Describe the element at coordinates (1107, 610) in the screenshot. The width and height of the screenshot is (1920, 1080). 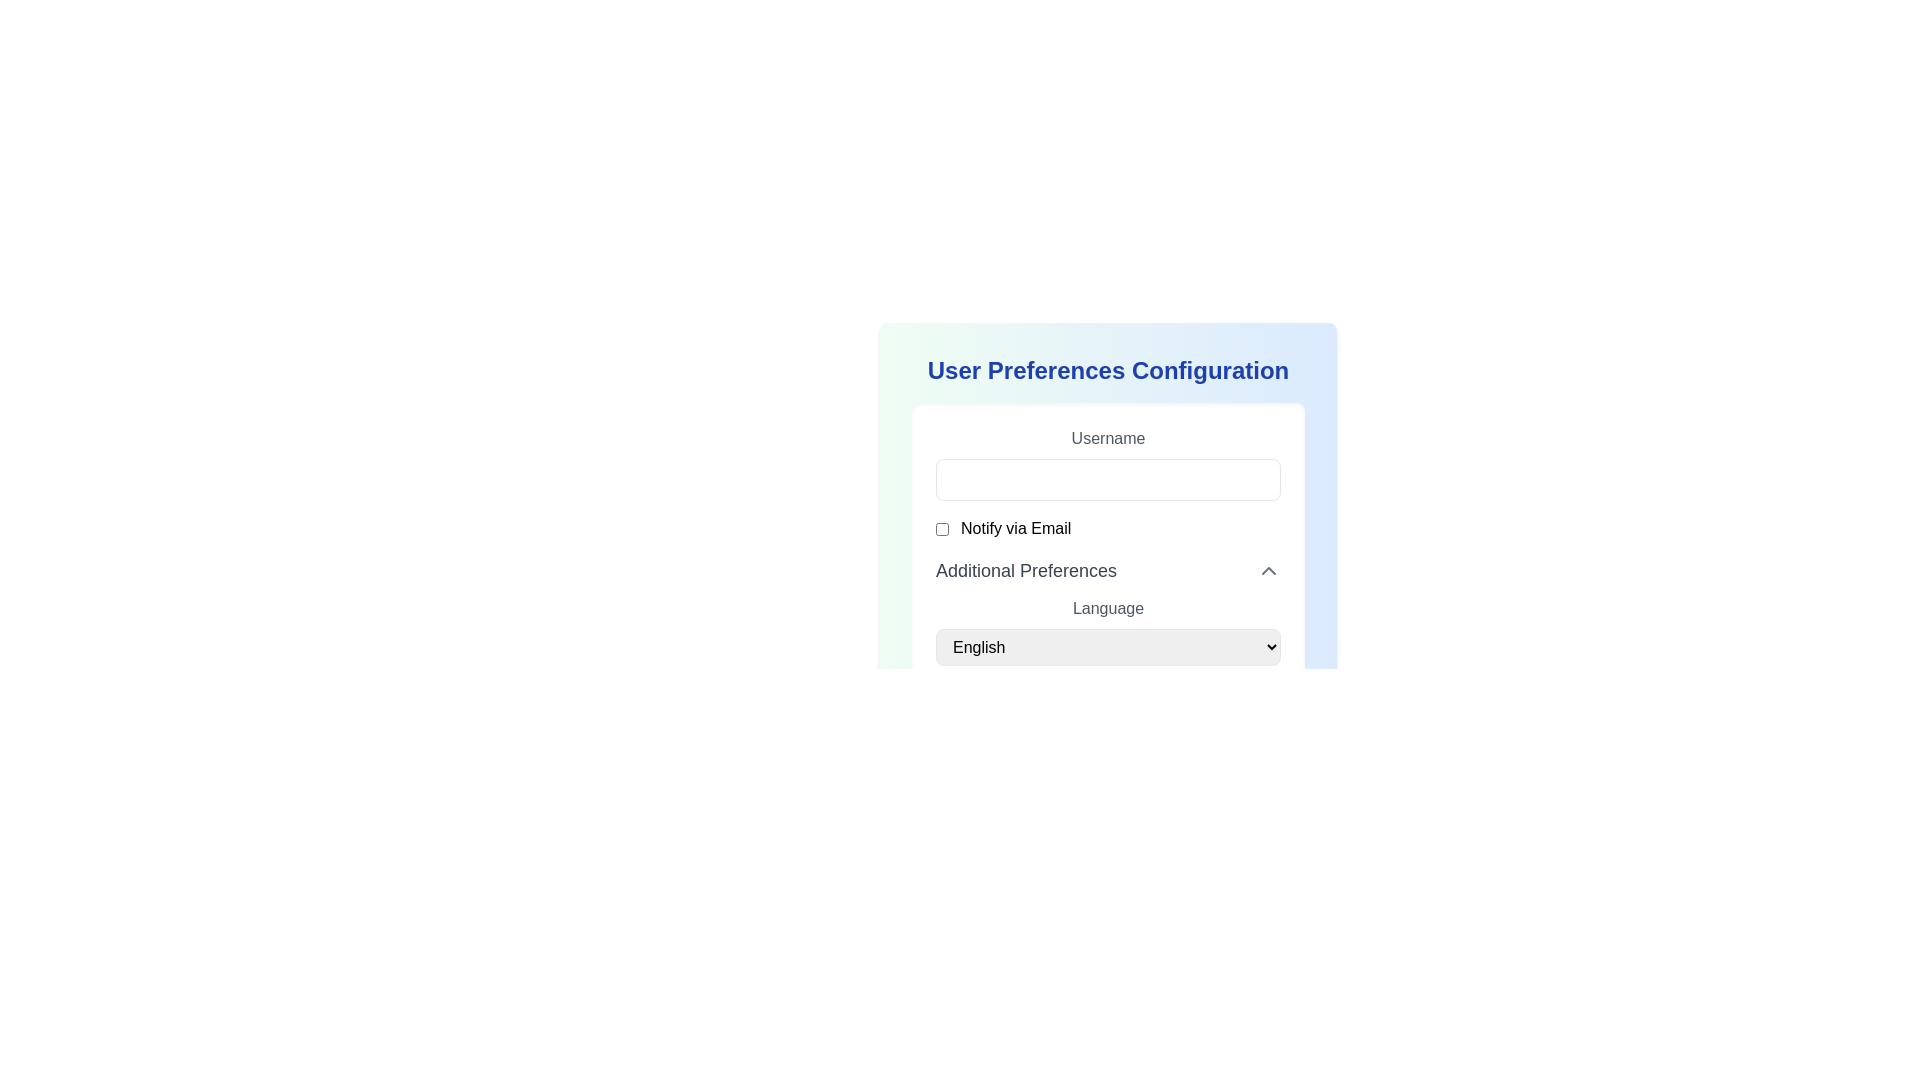
I see `the dropdown menu labeled 'Language'` at that location.